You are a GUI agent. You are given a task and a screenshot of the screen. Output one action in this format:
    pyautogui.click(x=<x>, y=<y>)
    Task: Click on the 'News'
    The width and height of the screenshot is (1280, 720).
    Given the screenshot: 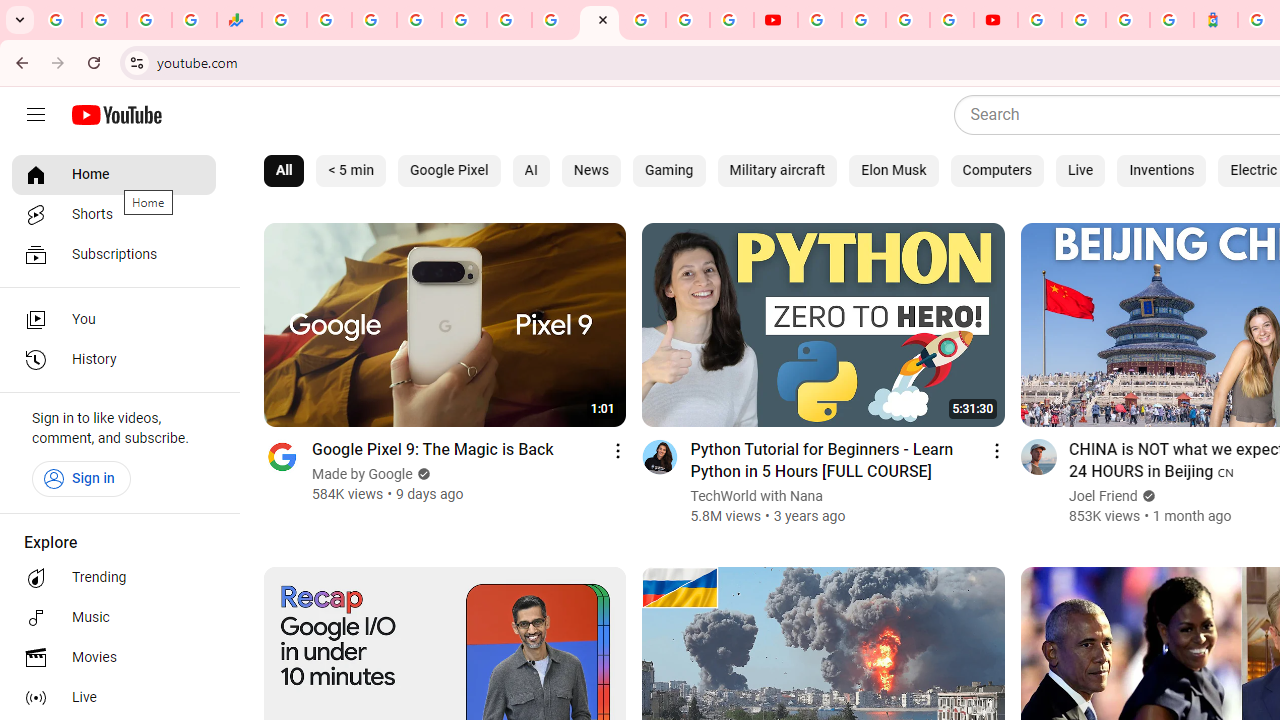 What is the action you would take?
    pyautogui.click(x=589, y=170)
    